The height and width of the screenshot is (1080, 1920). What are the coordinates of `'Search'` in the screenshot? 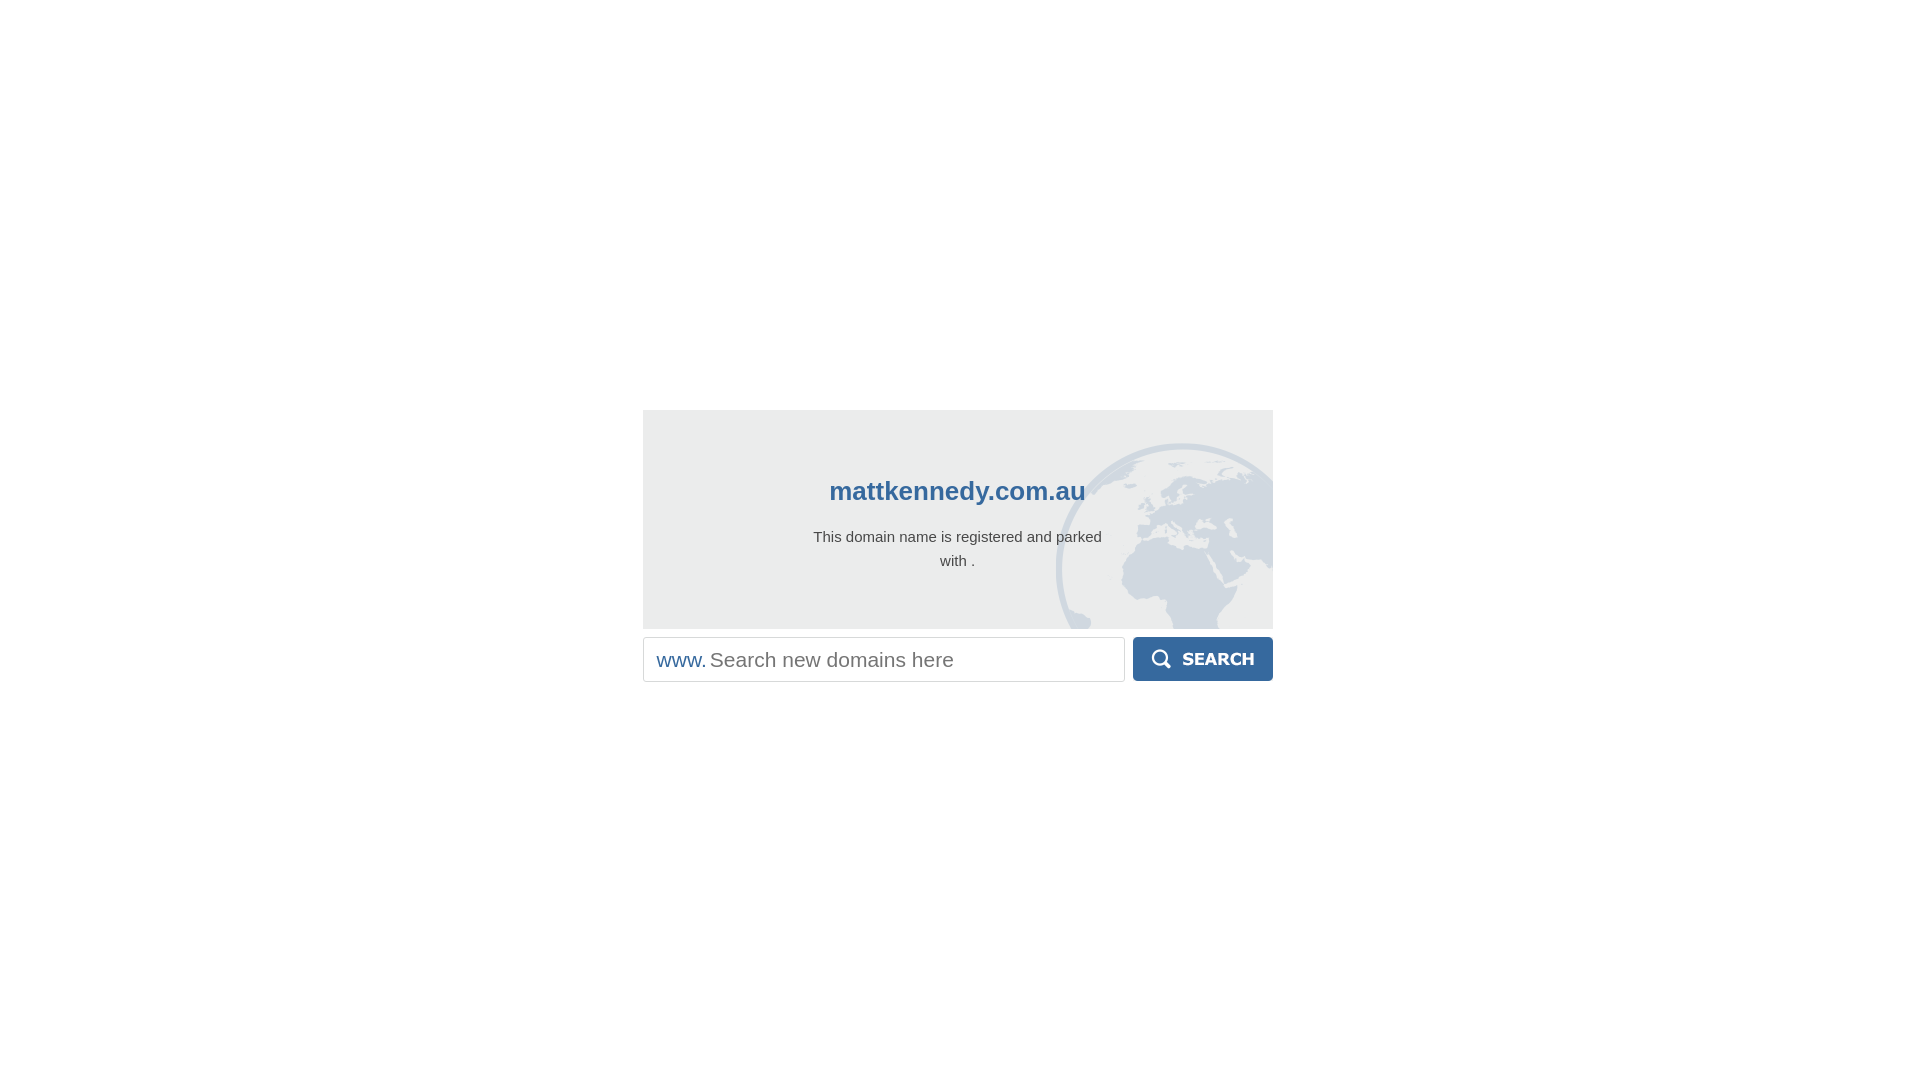 It's located at (1202, 659).